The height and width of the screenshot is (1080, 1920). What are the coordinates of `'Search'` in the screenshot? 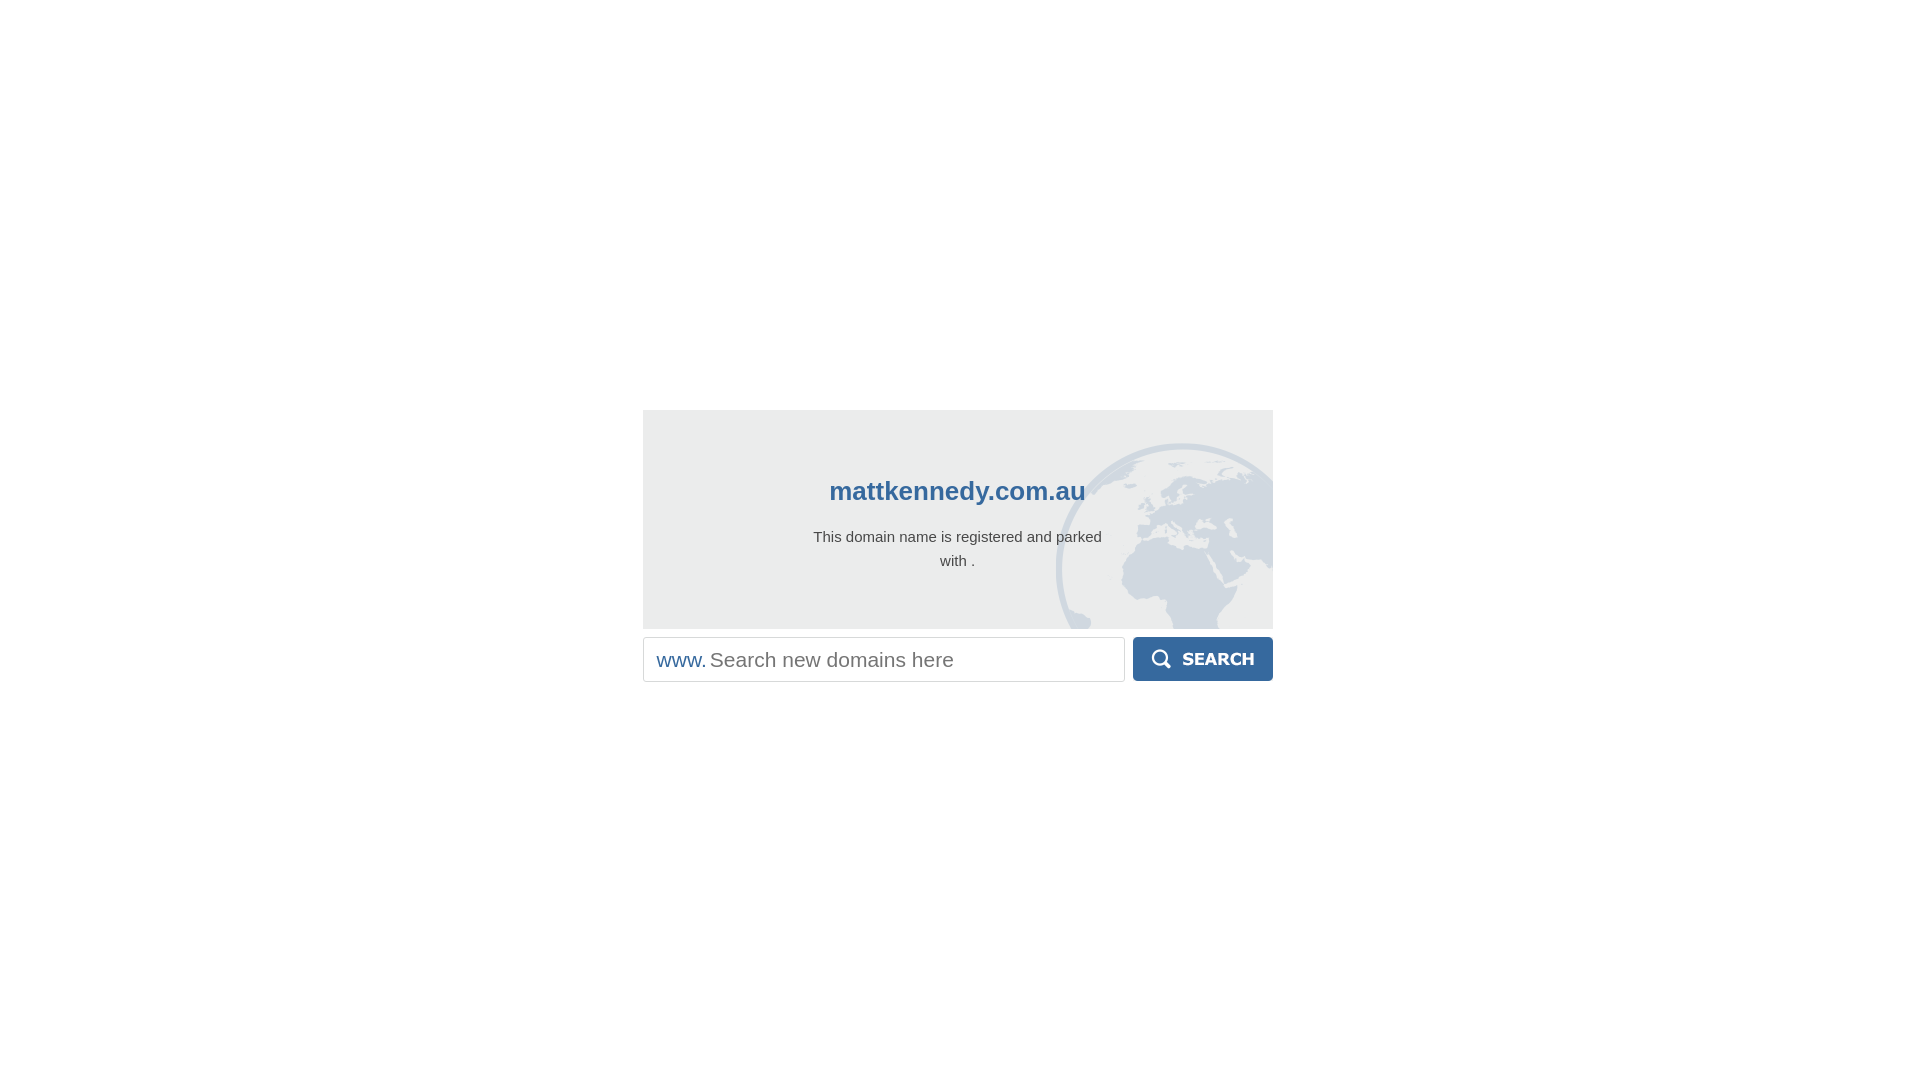 It's located at (1202, 659).